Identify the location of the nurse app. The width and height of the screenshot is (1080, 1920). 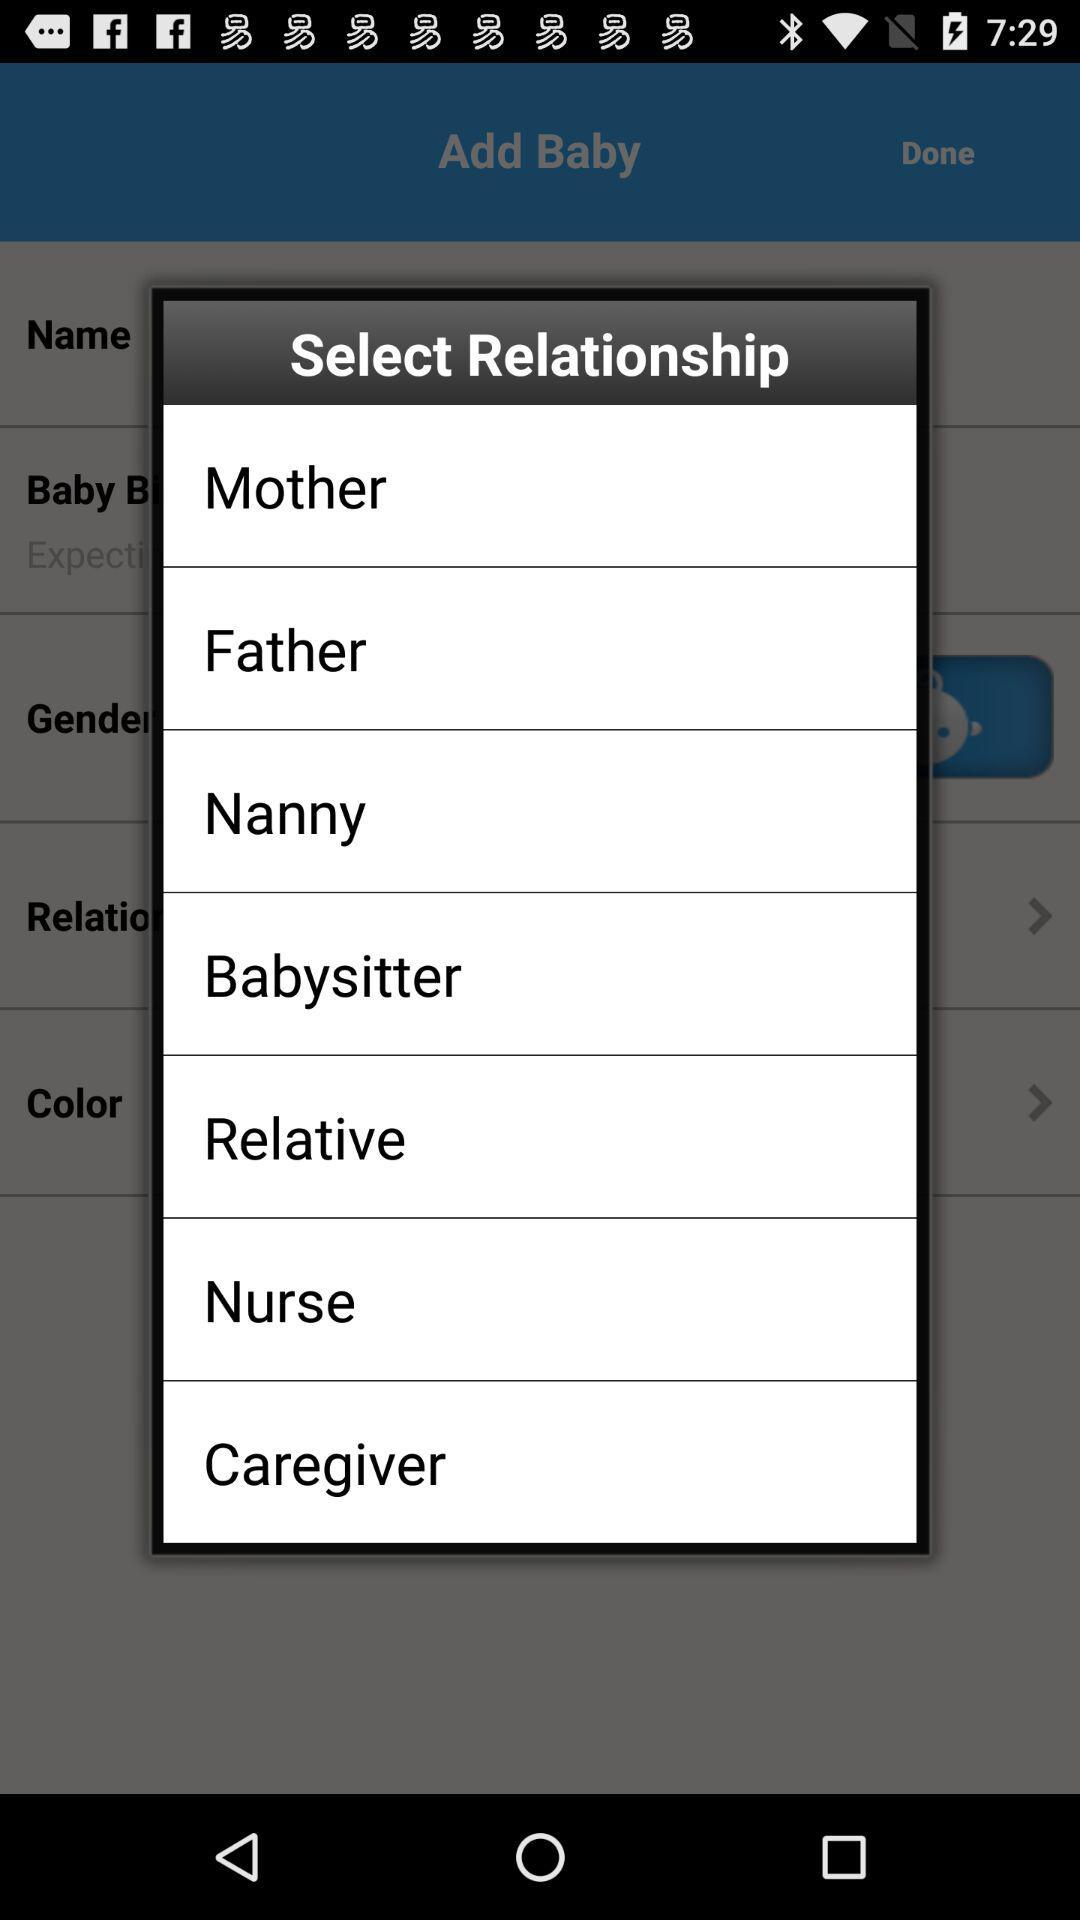
(279, 1299).